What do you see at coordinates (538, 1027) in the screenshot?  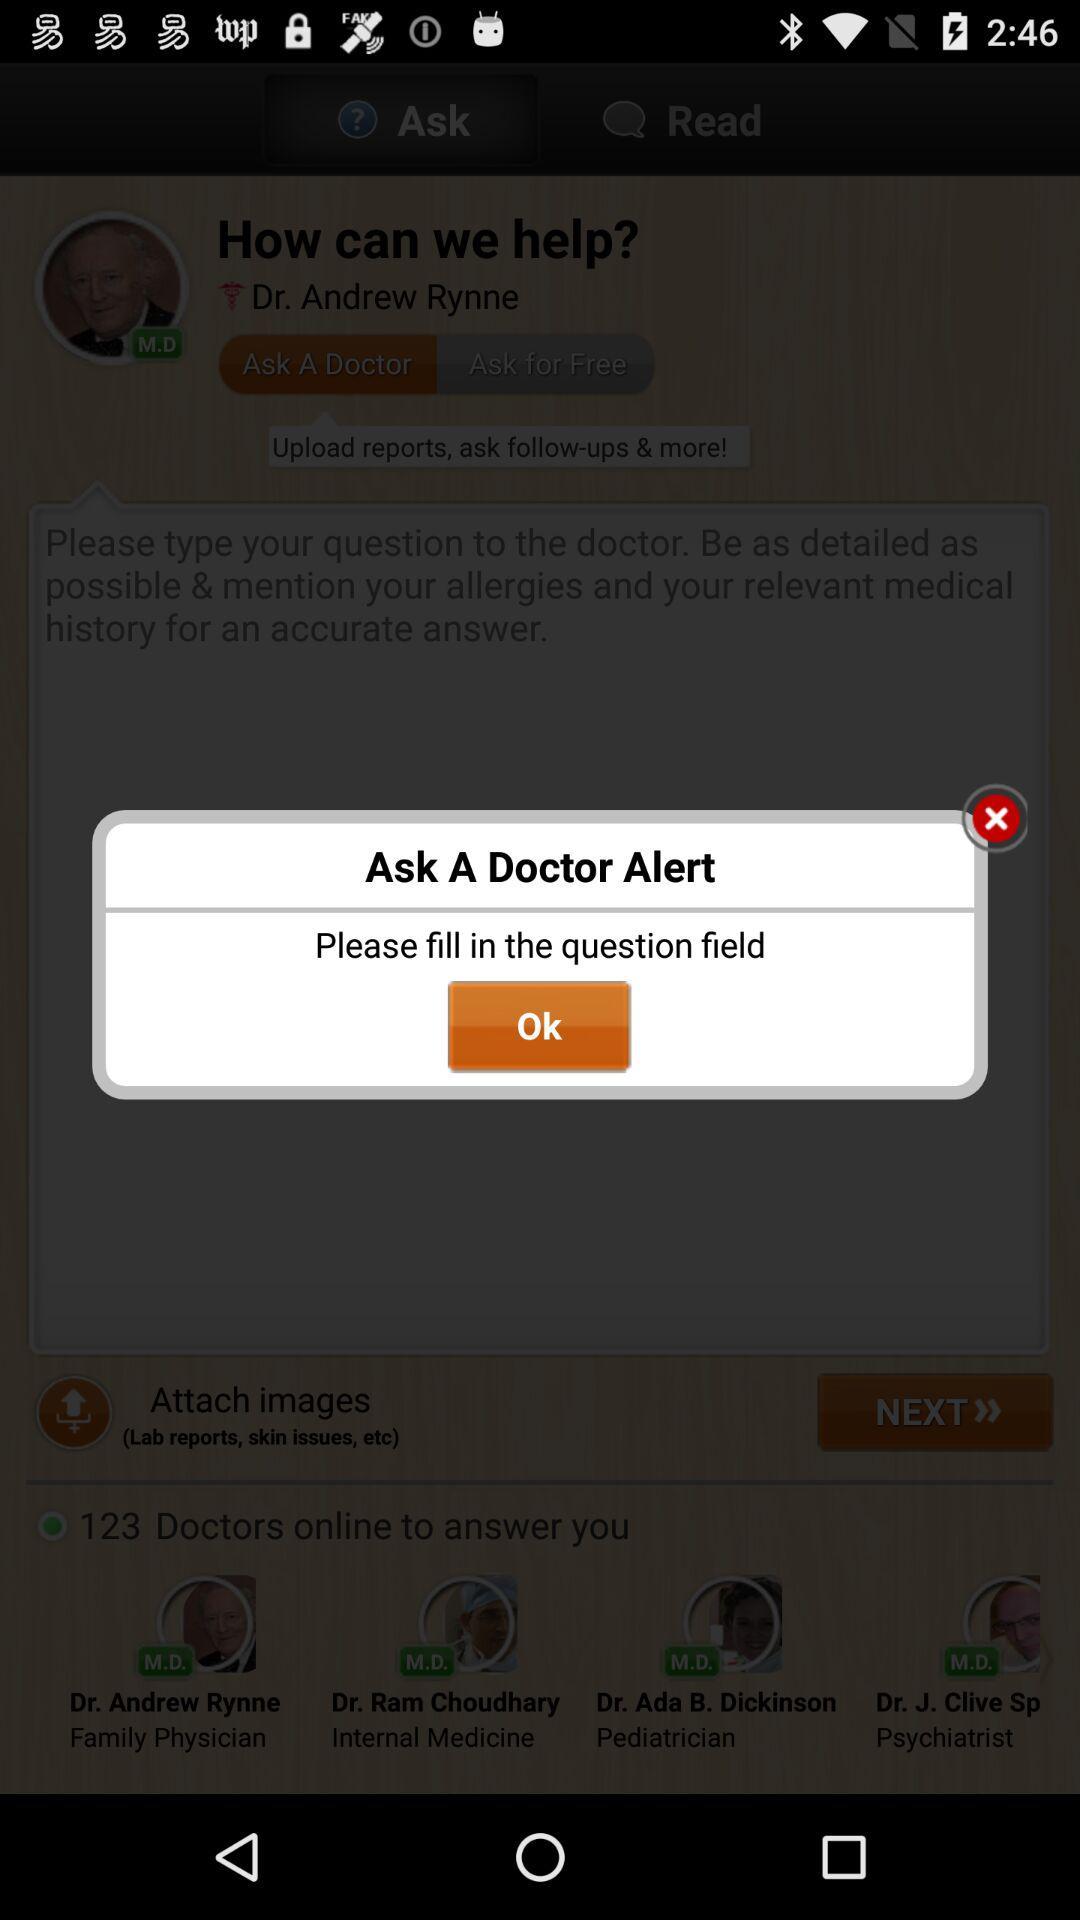 I see `the app below the please fill in icon` at bounding box center [538, 1027].